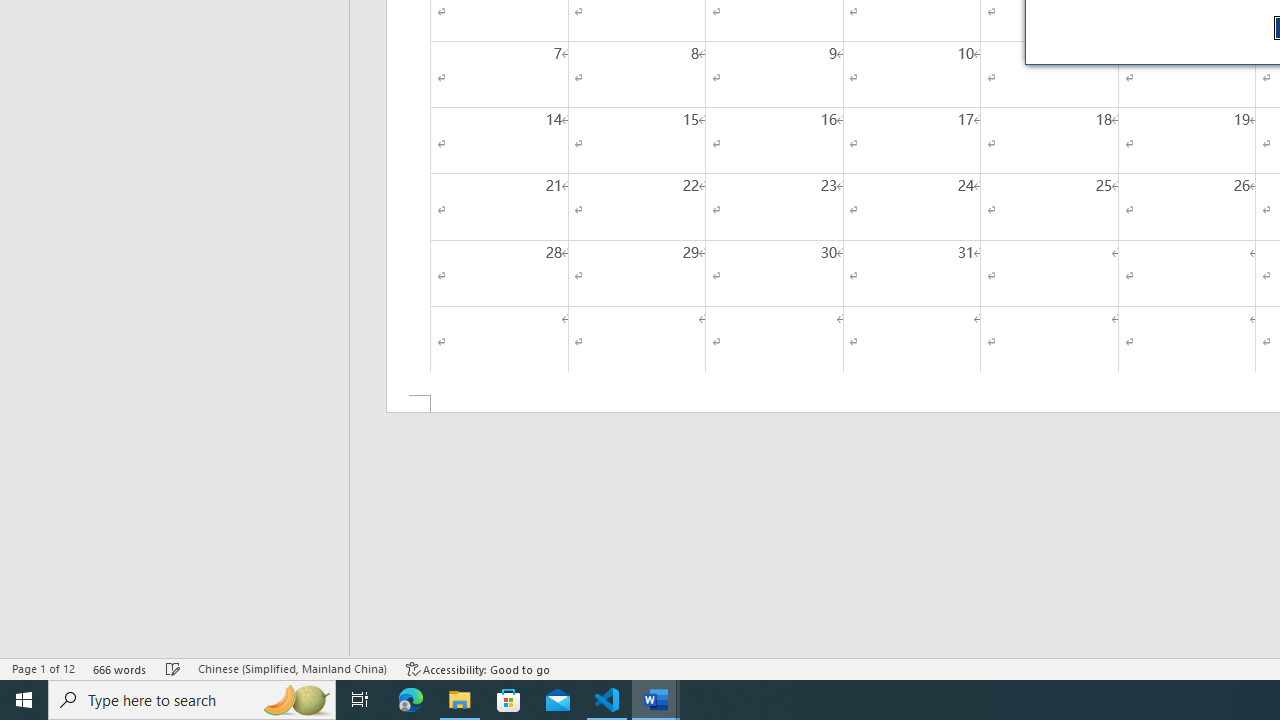  I want to click on 'Language Chinese (Simplified, Mainland China)', so click(291, 669).